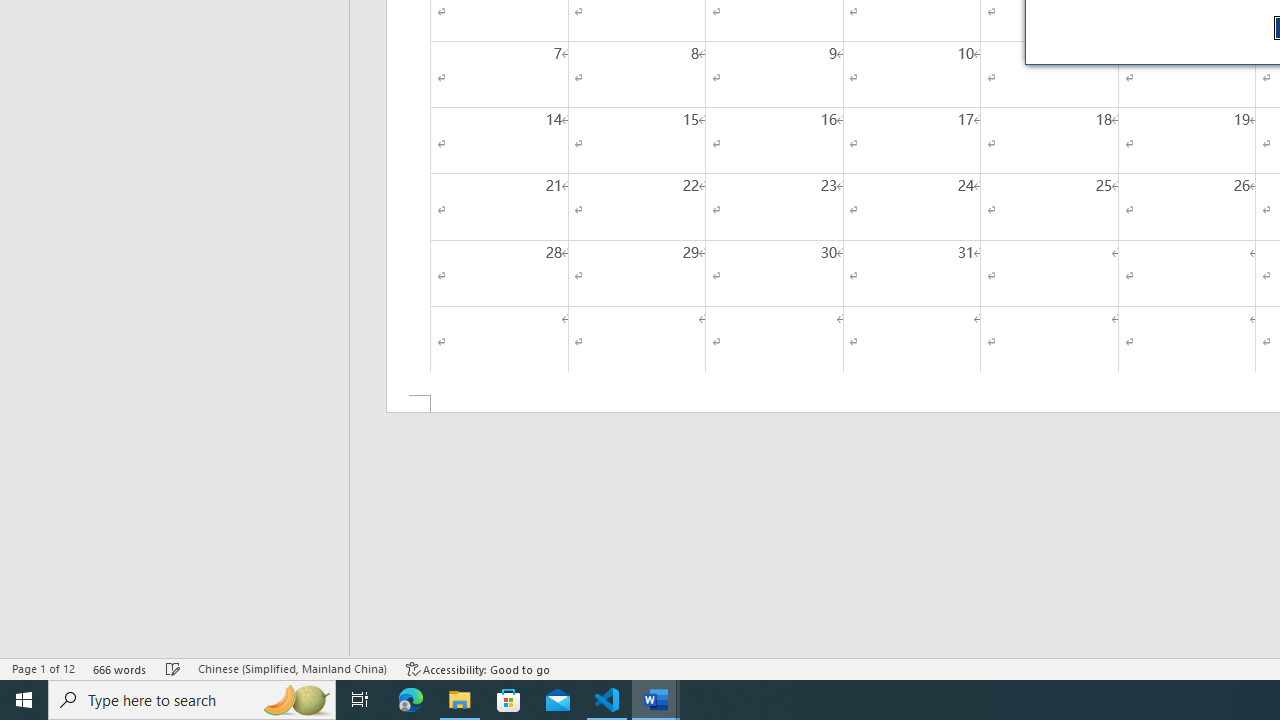  I want to click on 'Language Chinese (Simplified, Mainland China)', so click(291, 669).